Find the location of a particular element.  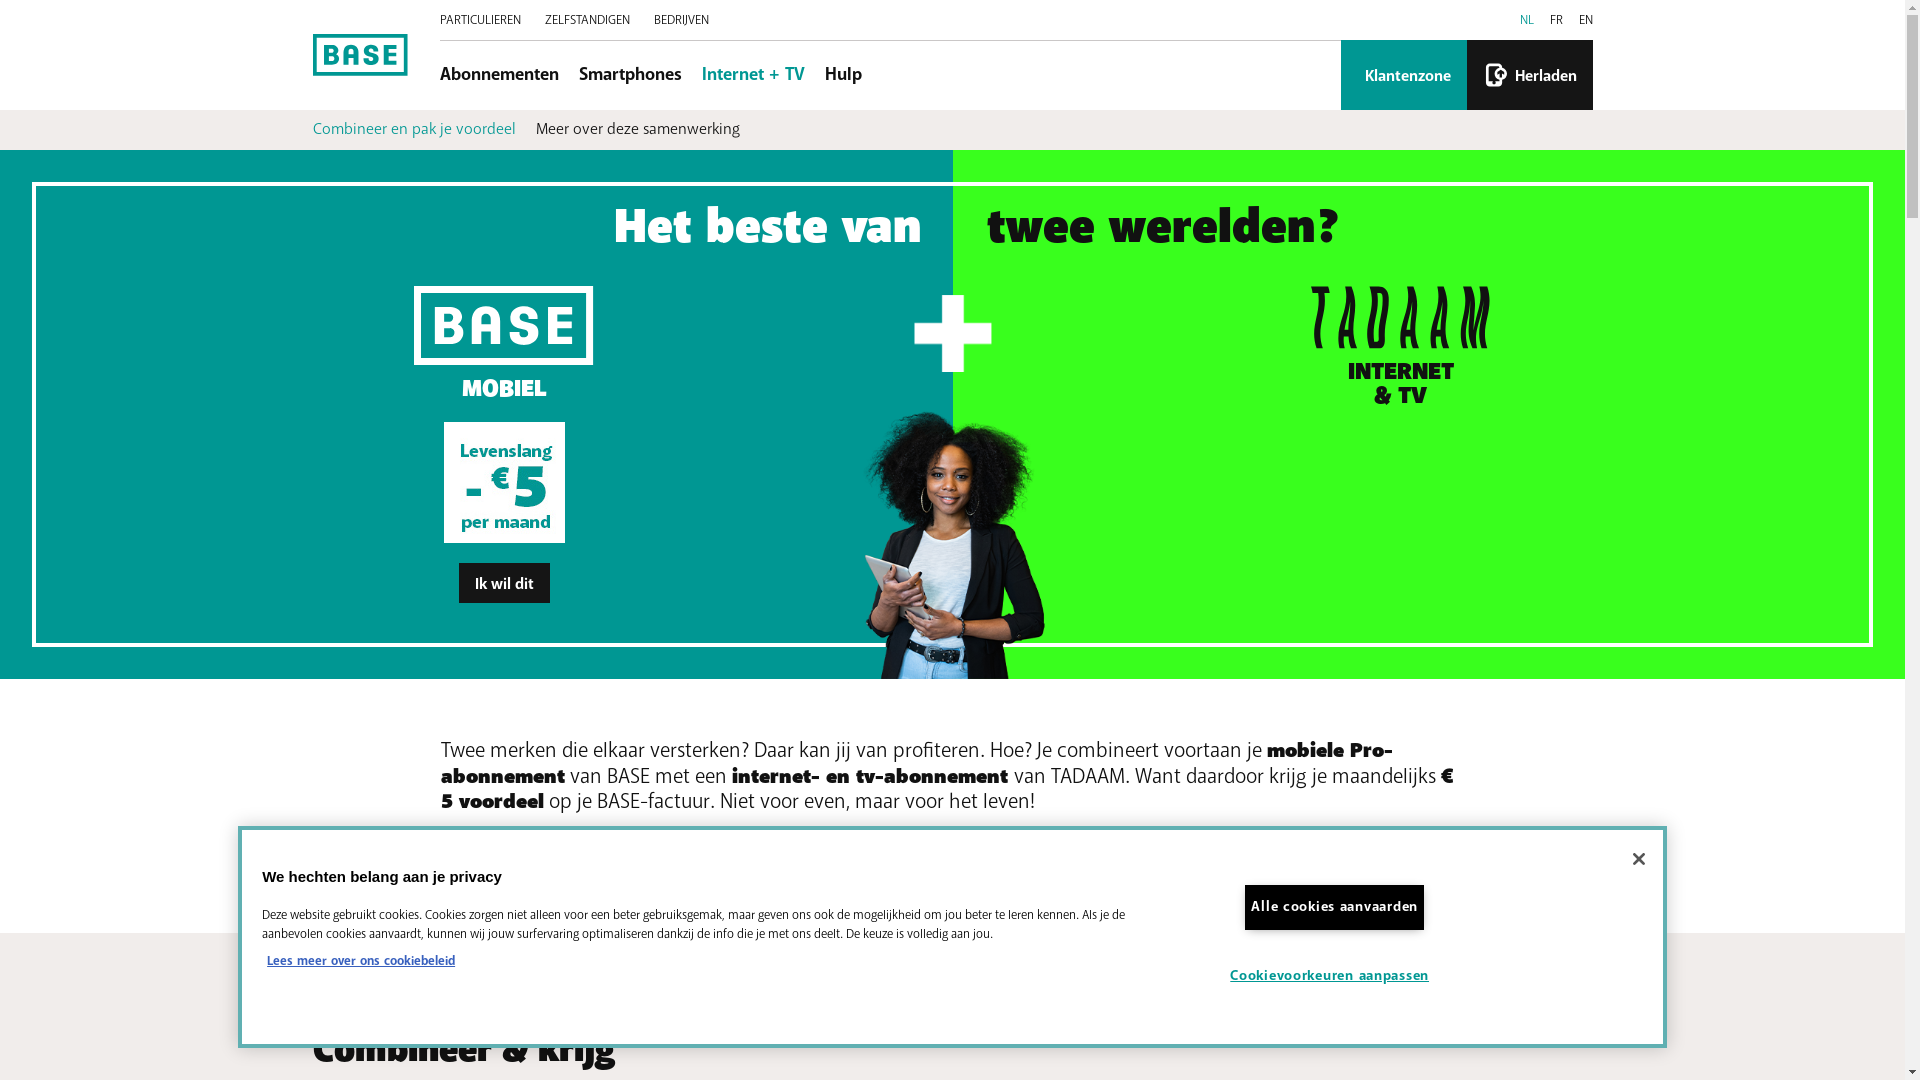

'Ik wil dit' is located at coordinates (504, 582).